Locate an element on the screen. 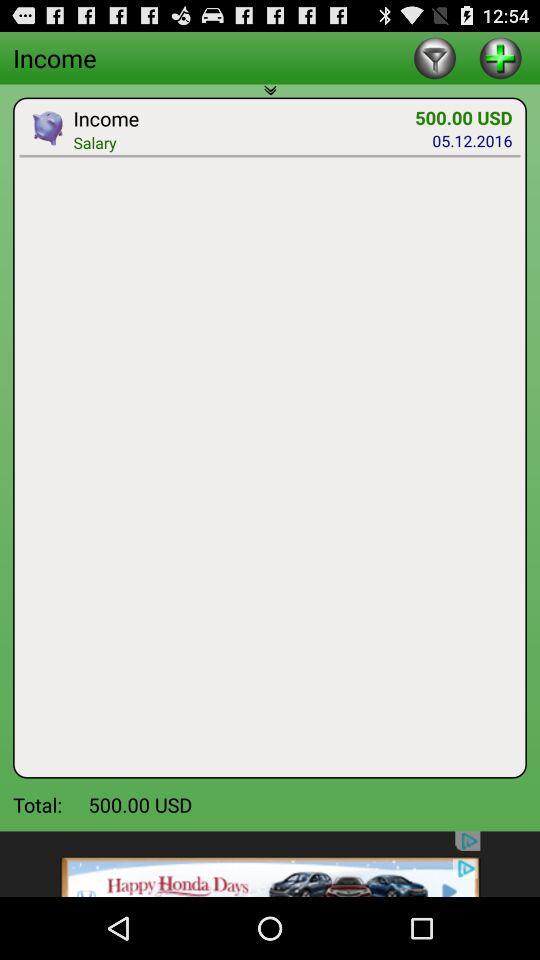  the add icon is located at coordinates (499, 61).